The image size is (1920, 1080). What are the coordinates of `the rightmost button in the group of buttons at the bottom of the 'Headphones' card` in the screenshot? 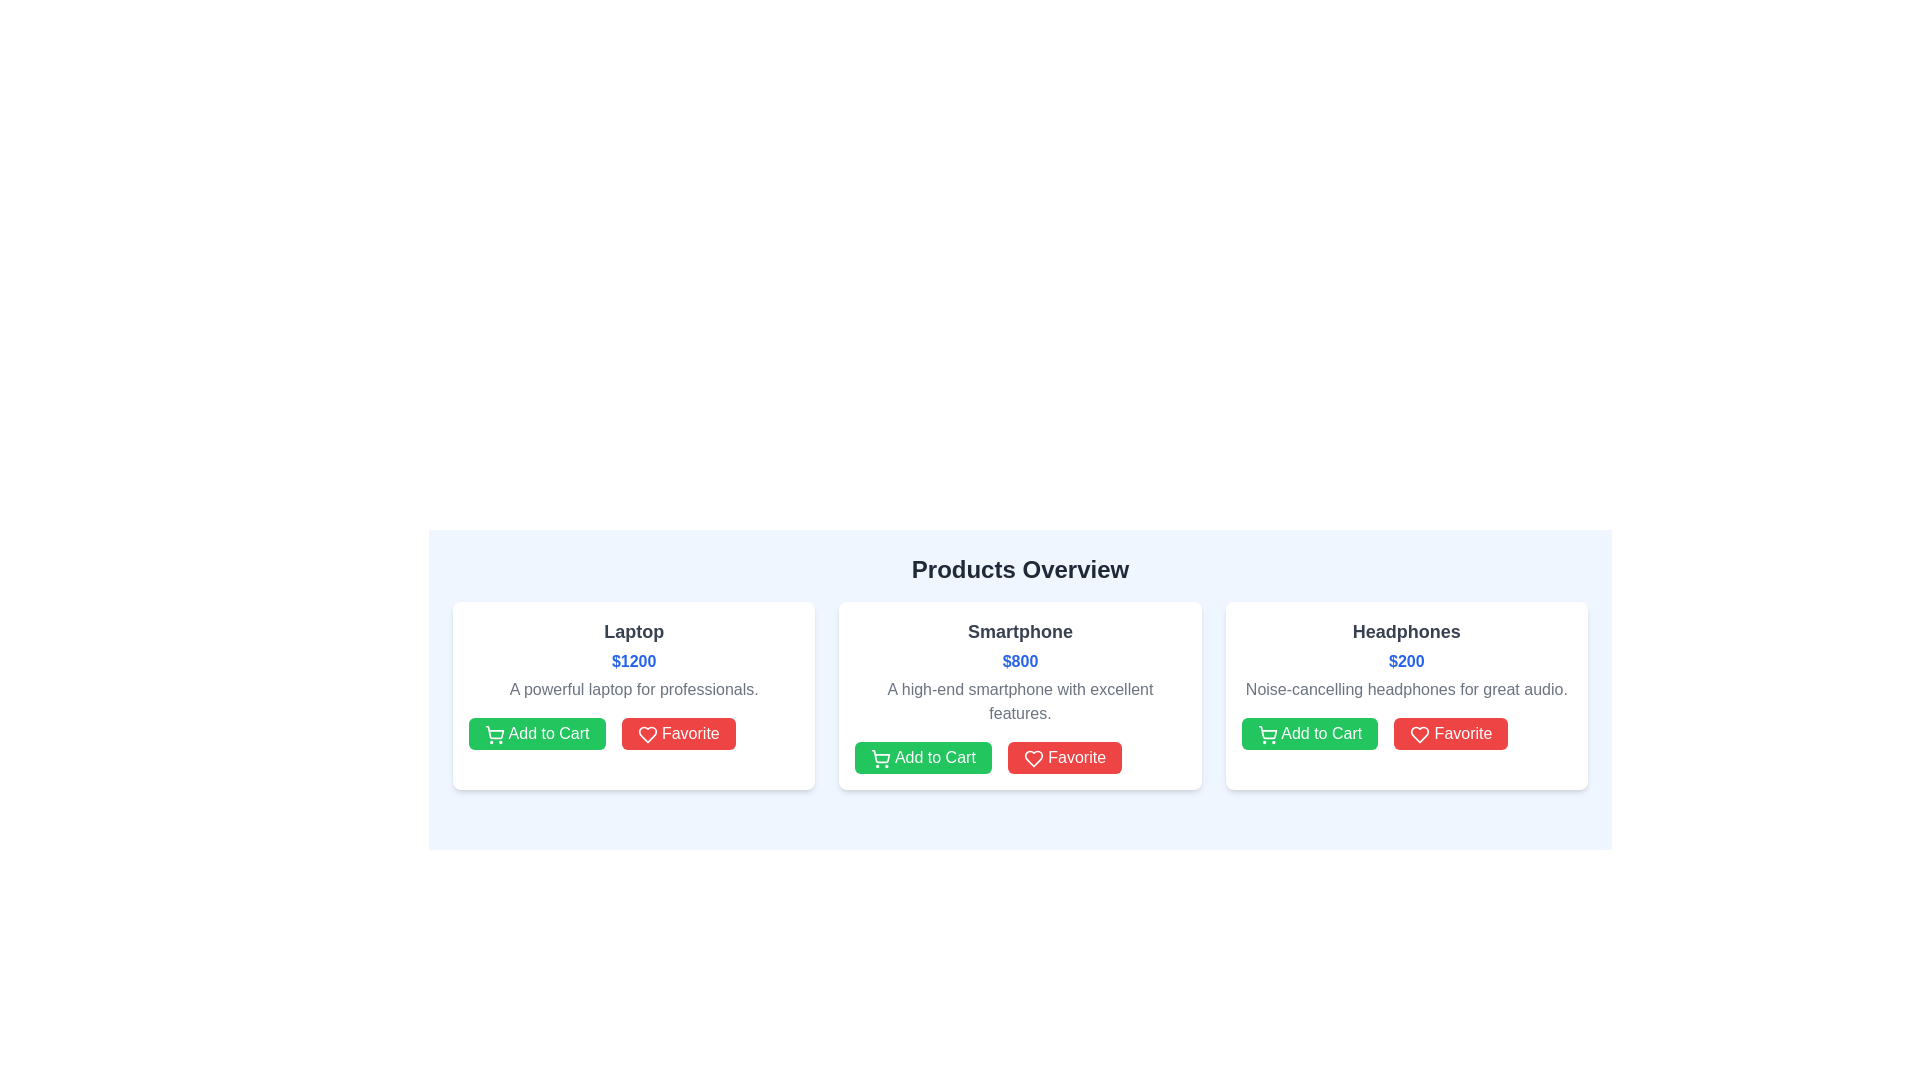 It's located at (1451, 733).